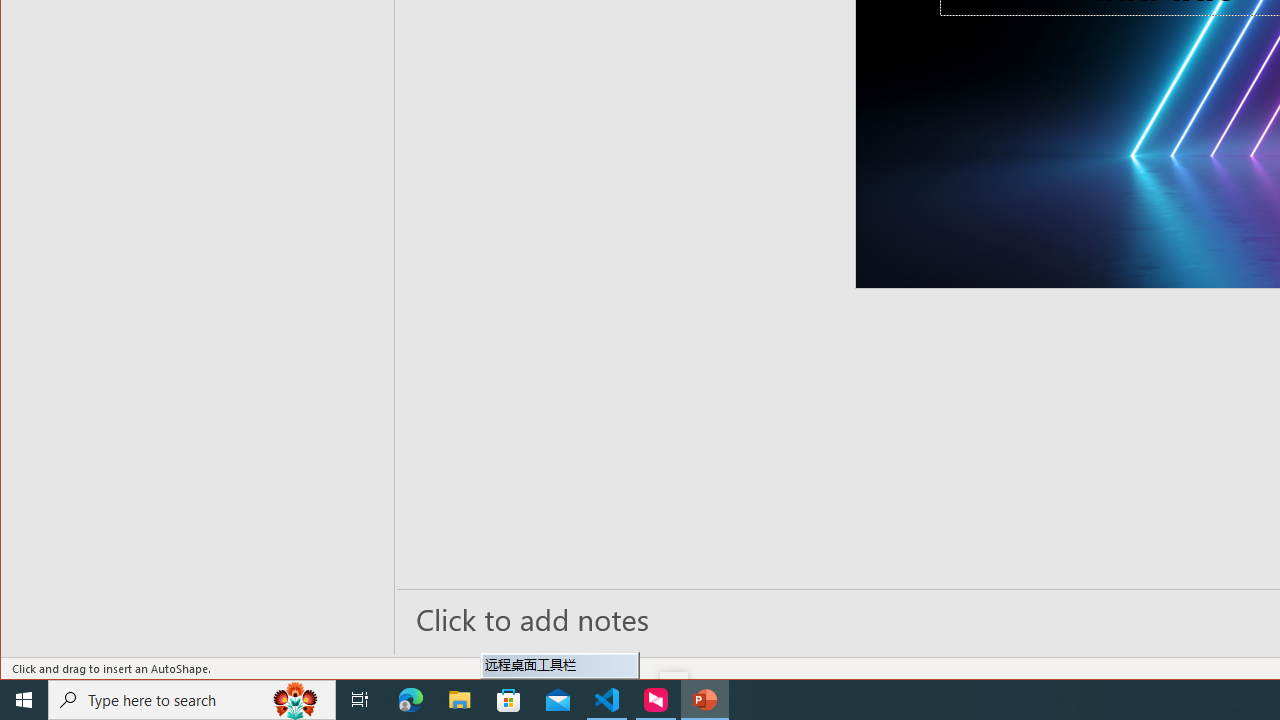 The image size is (1280, 720). Describe the element at coordinates (509, 698) in the screenshot. I see `'Microsoft Store'` at that location.